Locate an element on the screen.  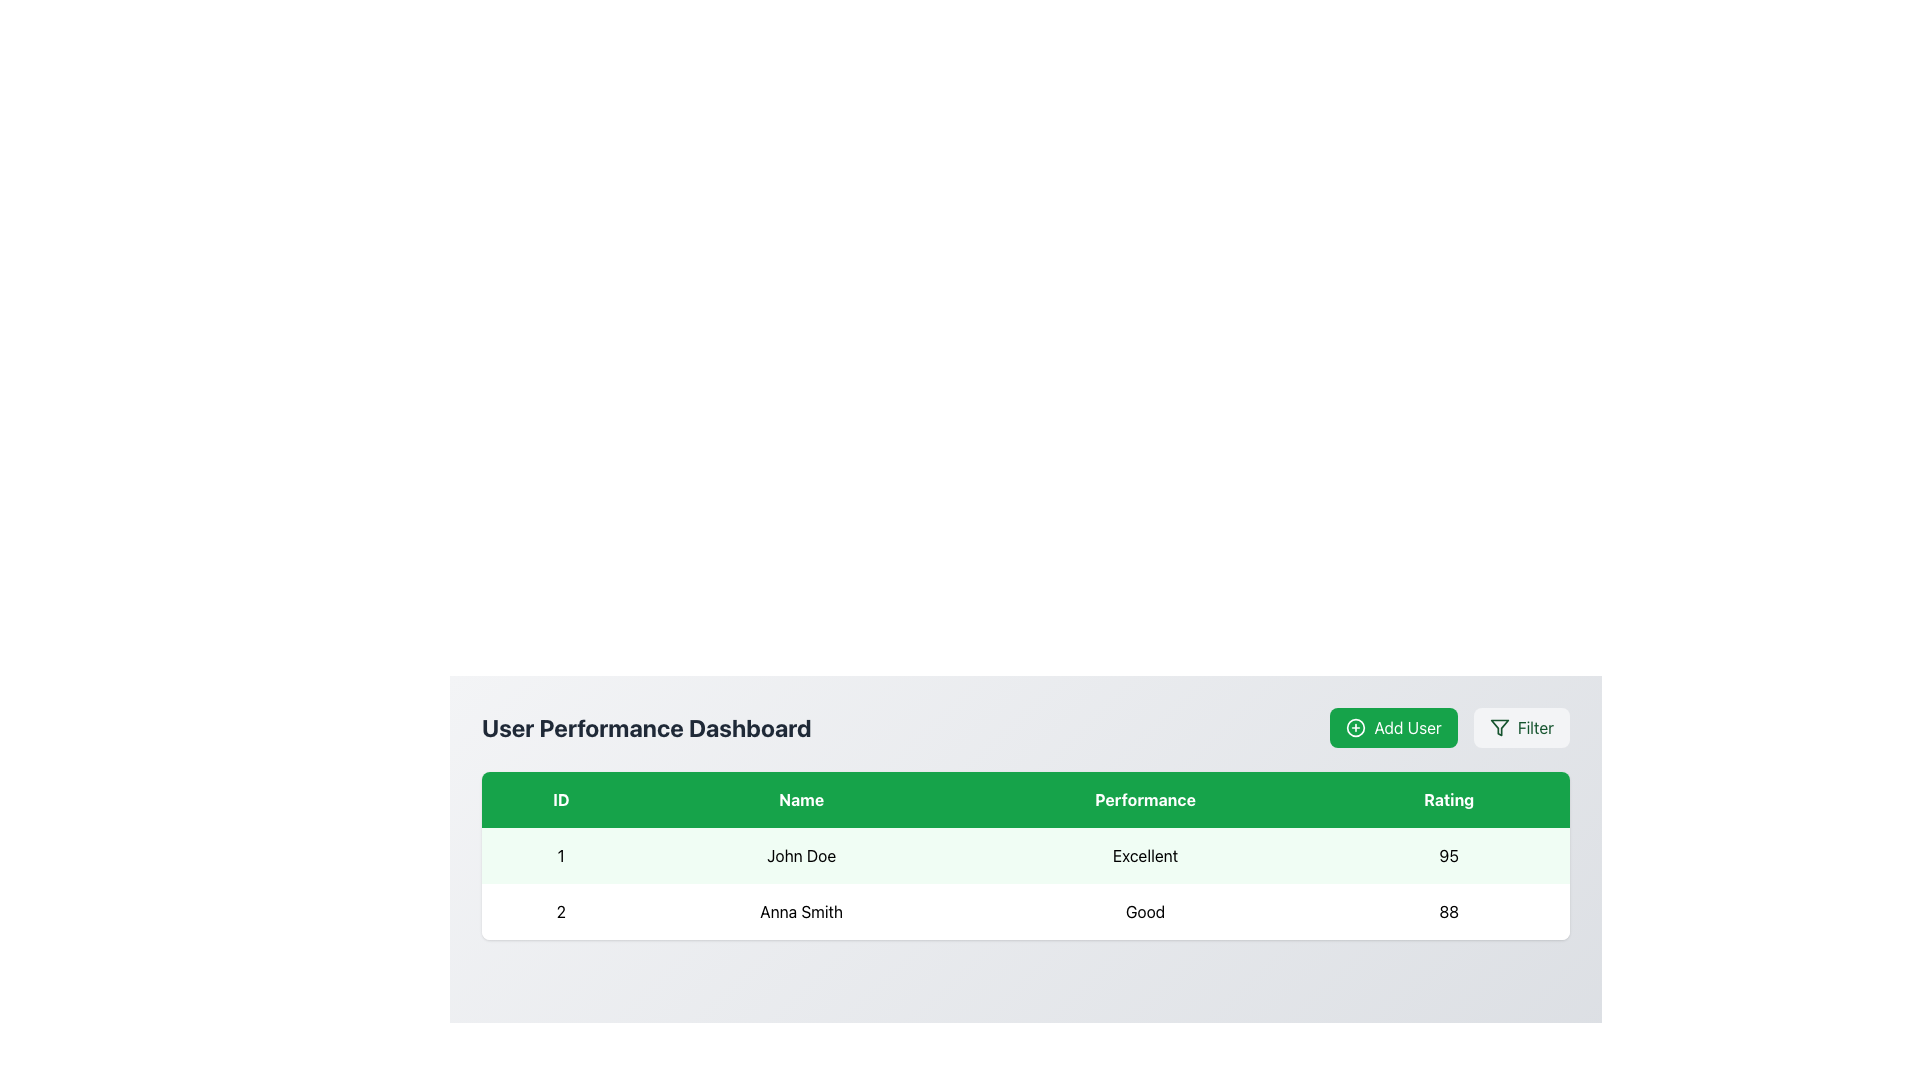
the 'Filter' button, which is a rectangular button with a light gray background and green text, located at the top-right section of the displayed table interface is located at coordinates (1520, 728).